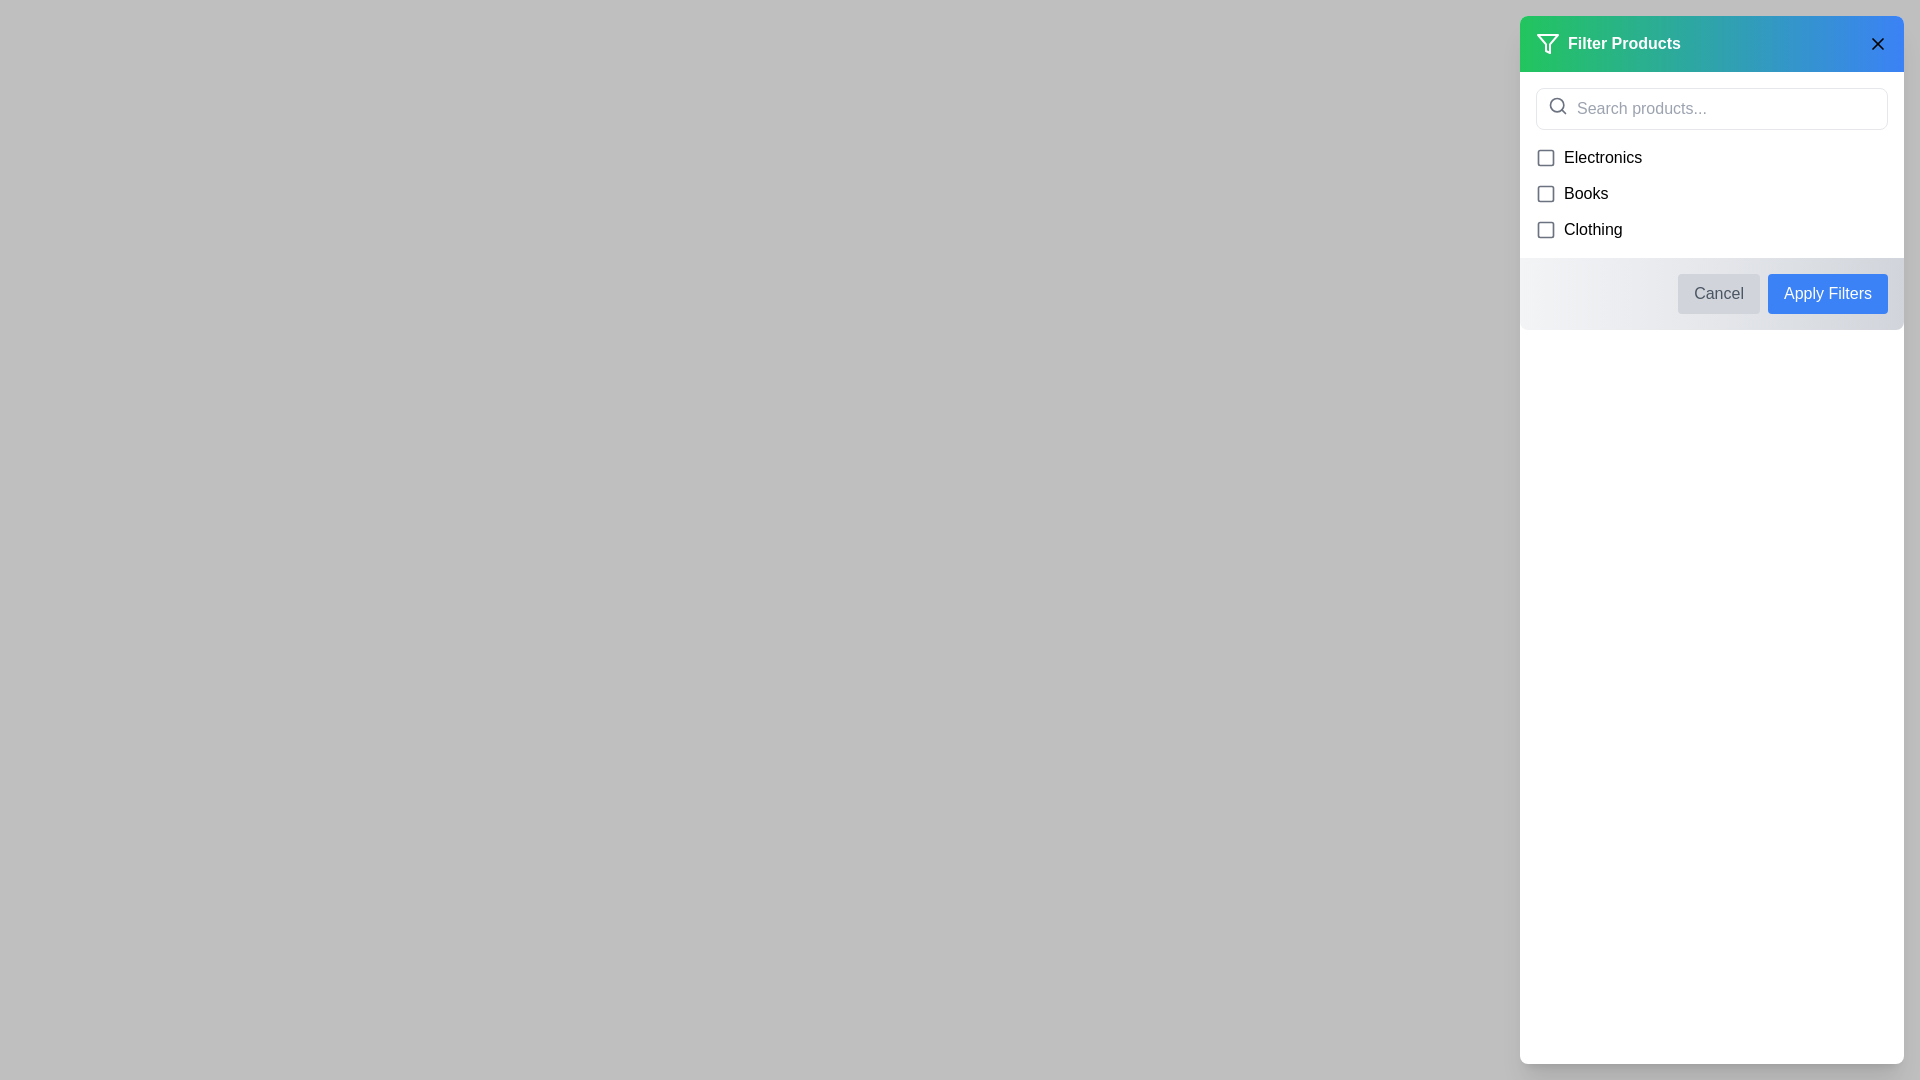  What do you see at coordinates (1876, 43) in the screenshot?
I see `the close button located in the top-right corner of the 'Filter Products' header` at bounding box center [1876, 43].